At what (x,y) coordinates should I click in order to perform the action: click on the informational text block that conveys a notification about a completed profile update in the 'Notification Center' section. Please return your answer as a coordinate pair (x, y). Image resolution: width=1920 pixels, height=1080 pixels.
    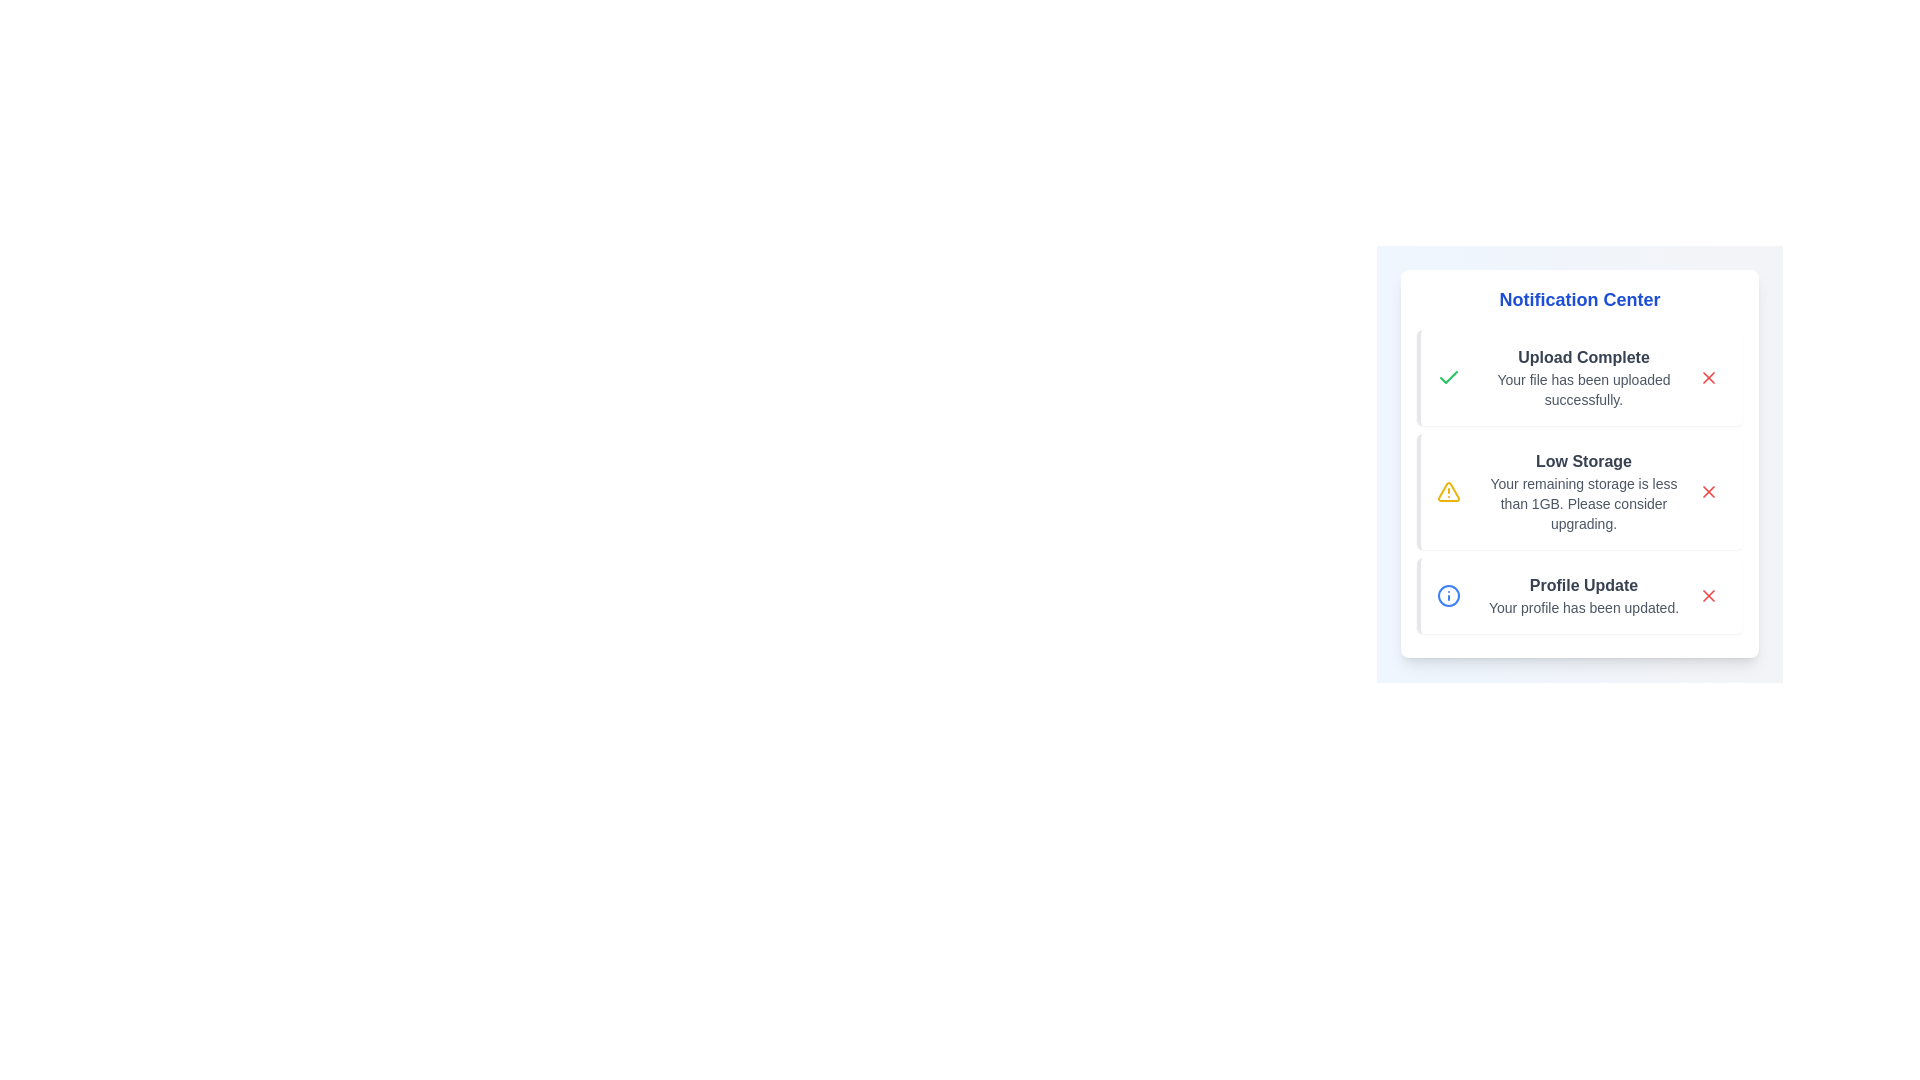
    Looking at the image, I should click on (1583, 595).